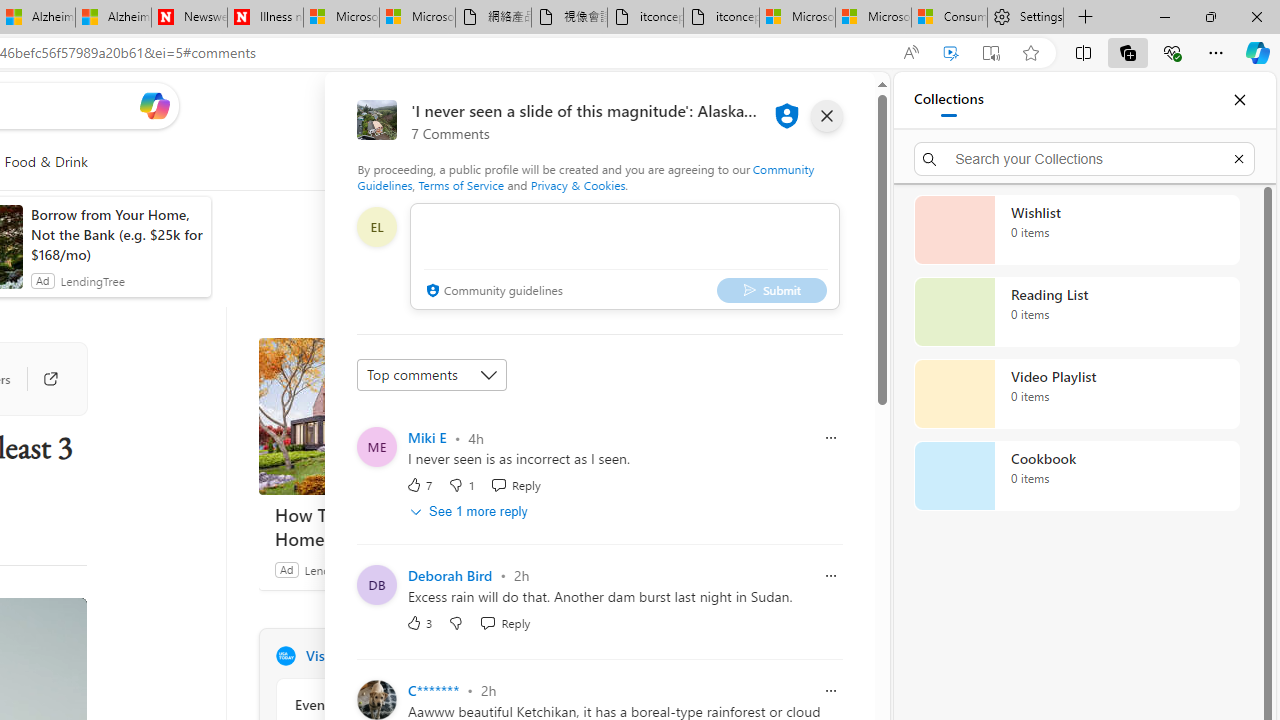  I want to click on 'See 1 more reply', so click(470, 510).